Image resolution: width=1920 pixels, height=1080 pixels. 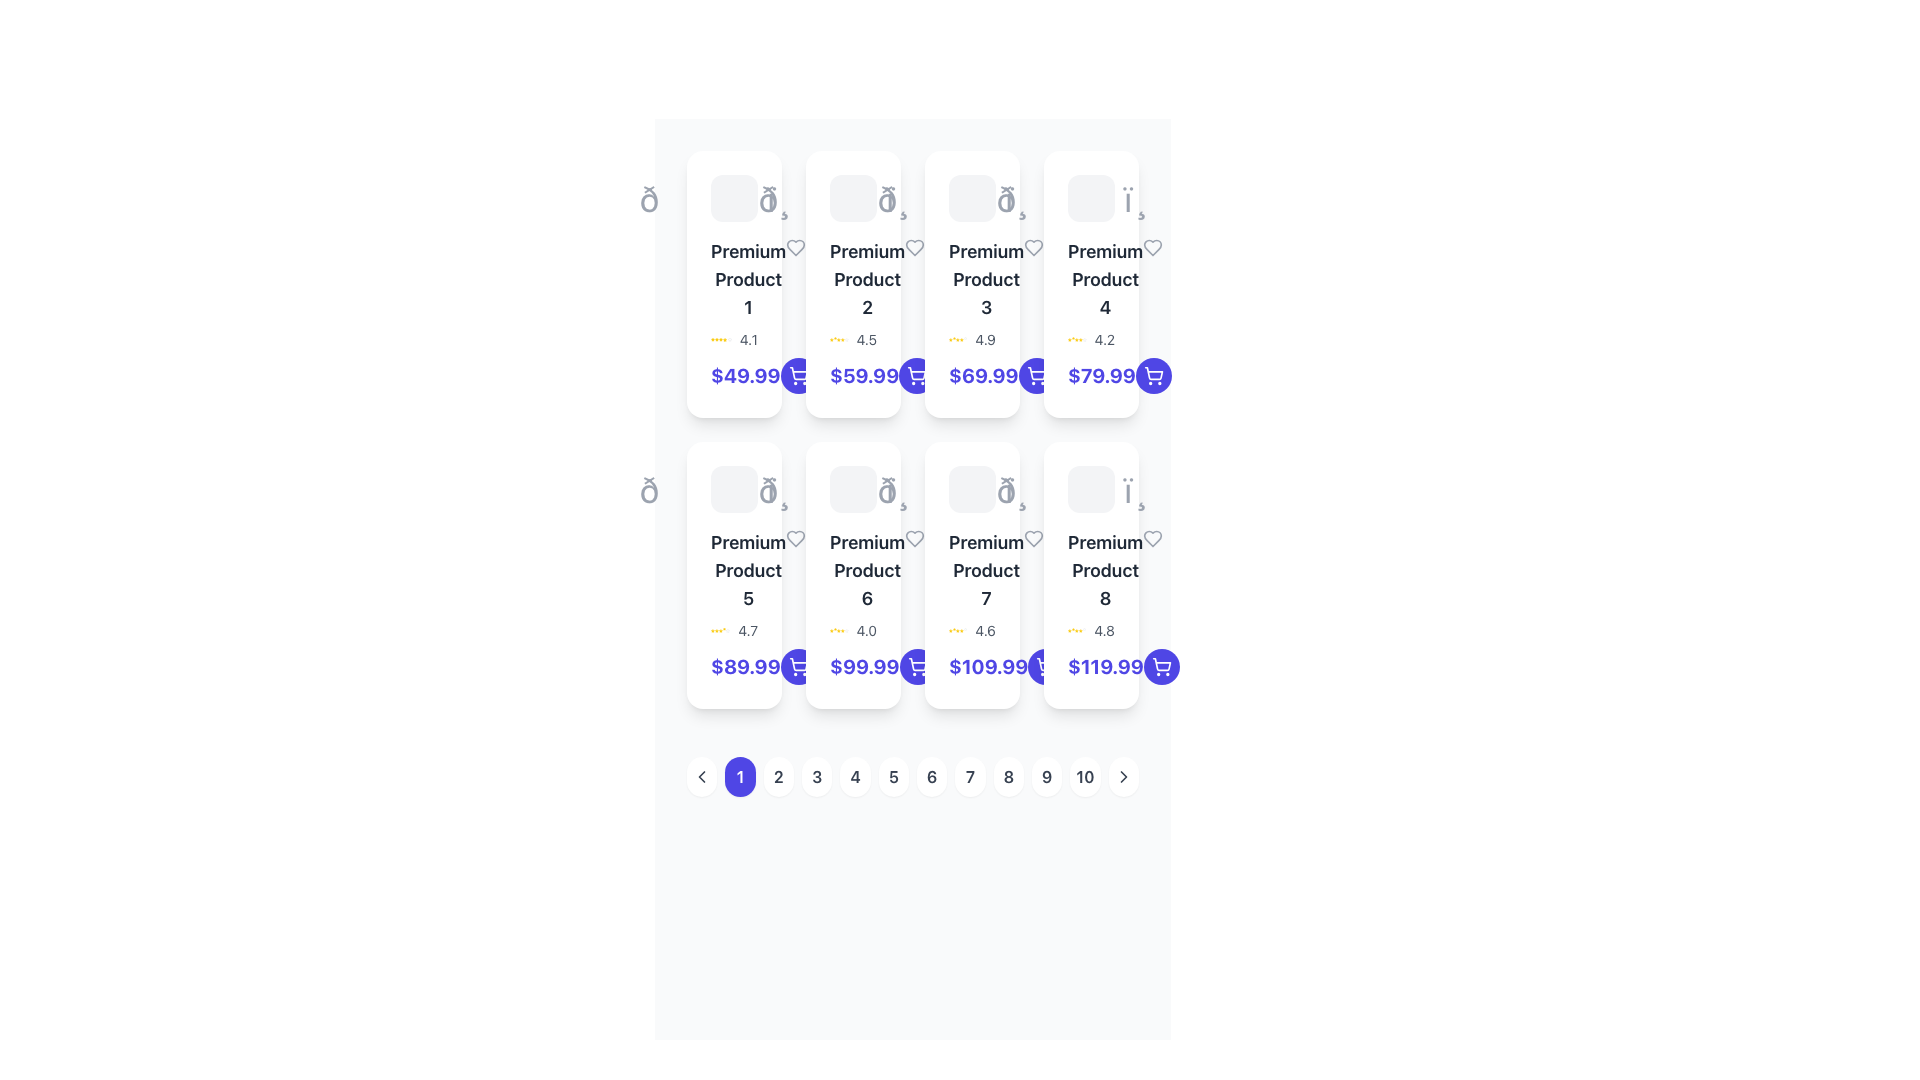 What do you see at coordinates (797, 664) in the screenshot?
I see `the add to cart icon located at the bottom-right corner of the 'Premium Product 8' card` at bounding box center [797, 664].